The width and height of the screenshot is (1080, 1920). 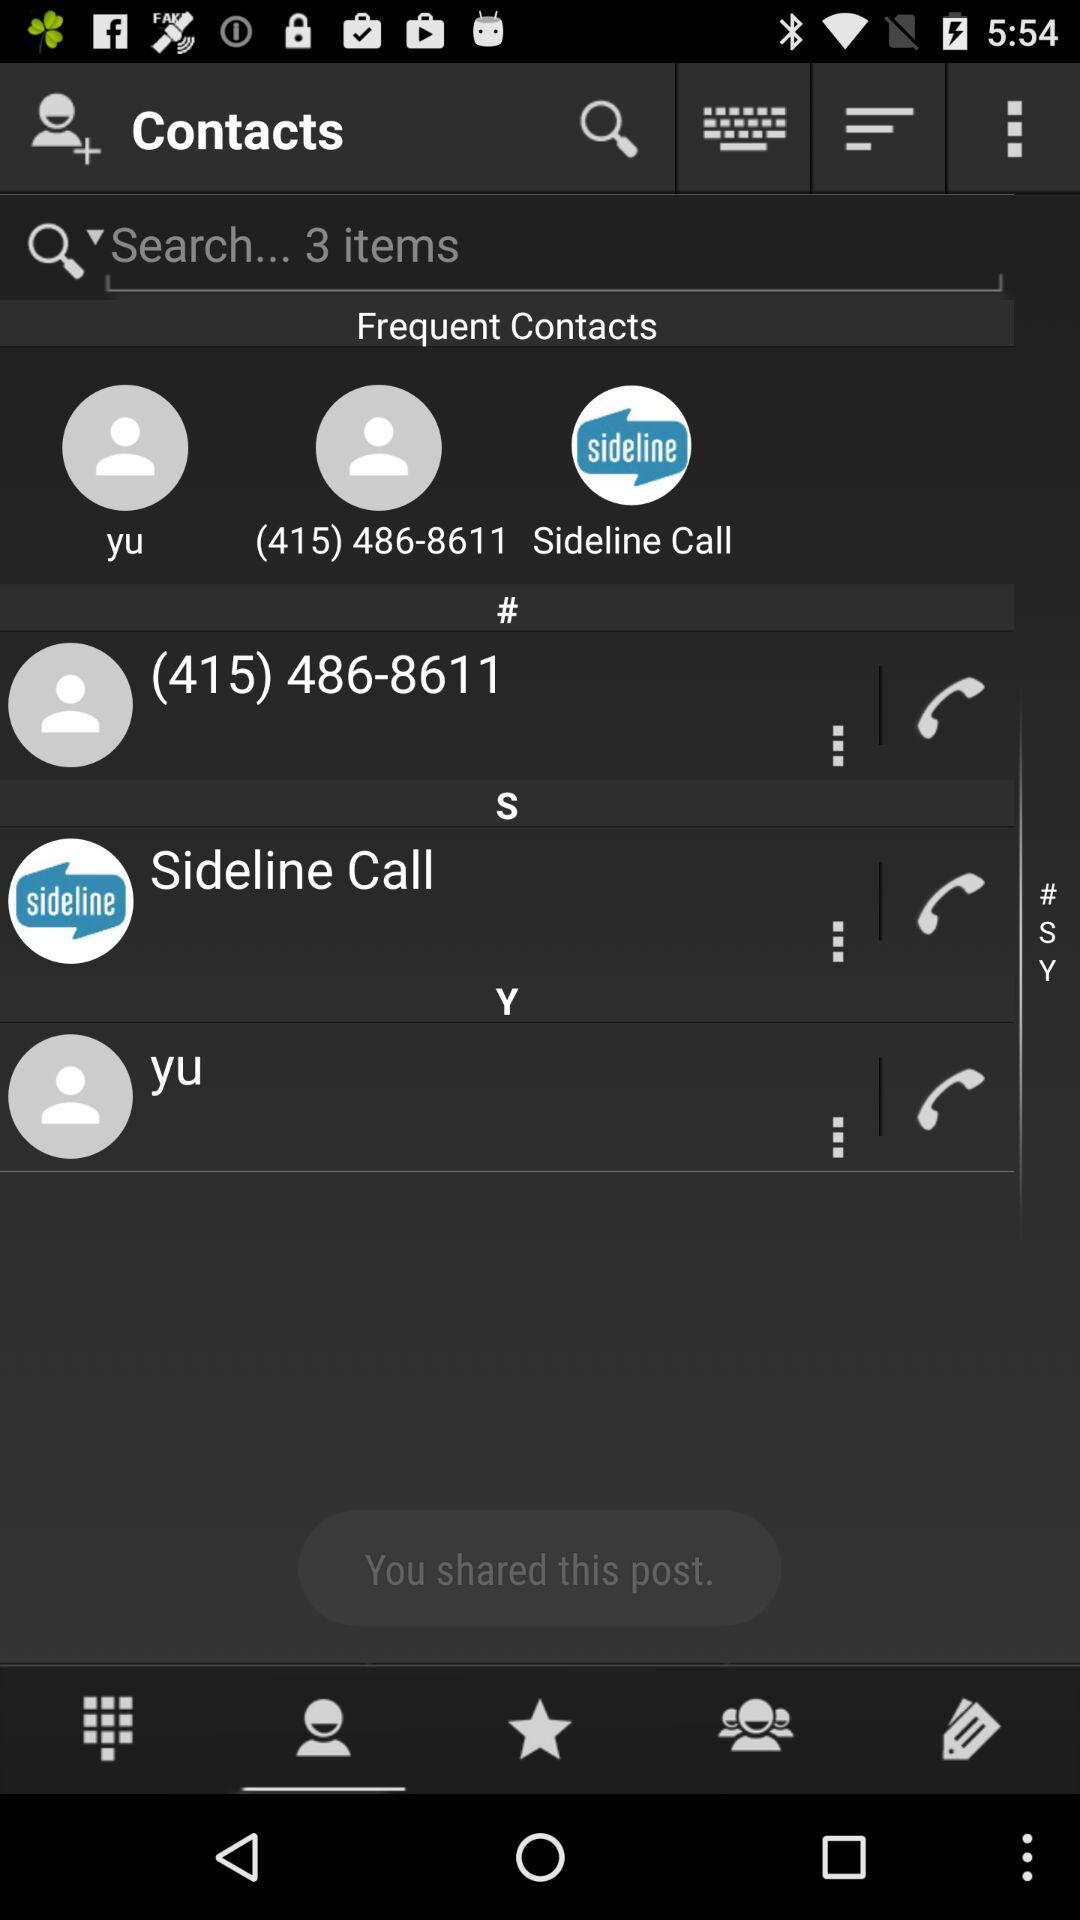 What do you see at coordinates (64, 136) in the screenshot?
I see `the follow icon` at bounding box center [64, 136].